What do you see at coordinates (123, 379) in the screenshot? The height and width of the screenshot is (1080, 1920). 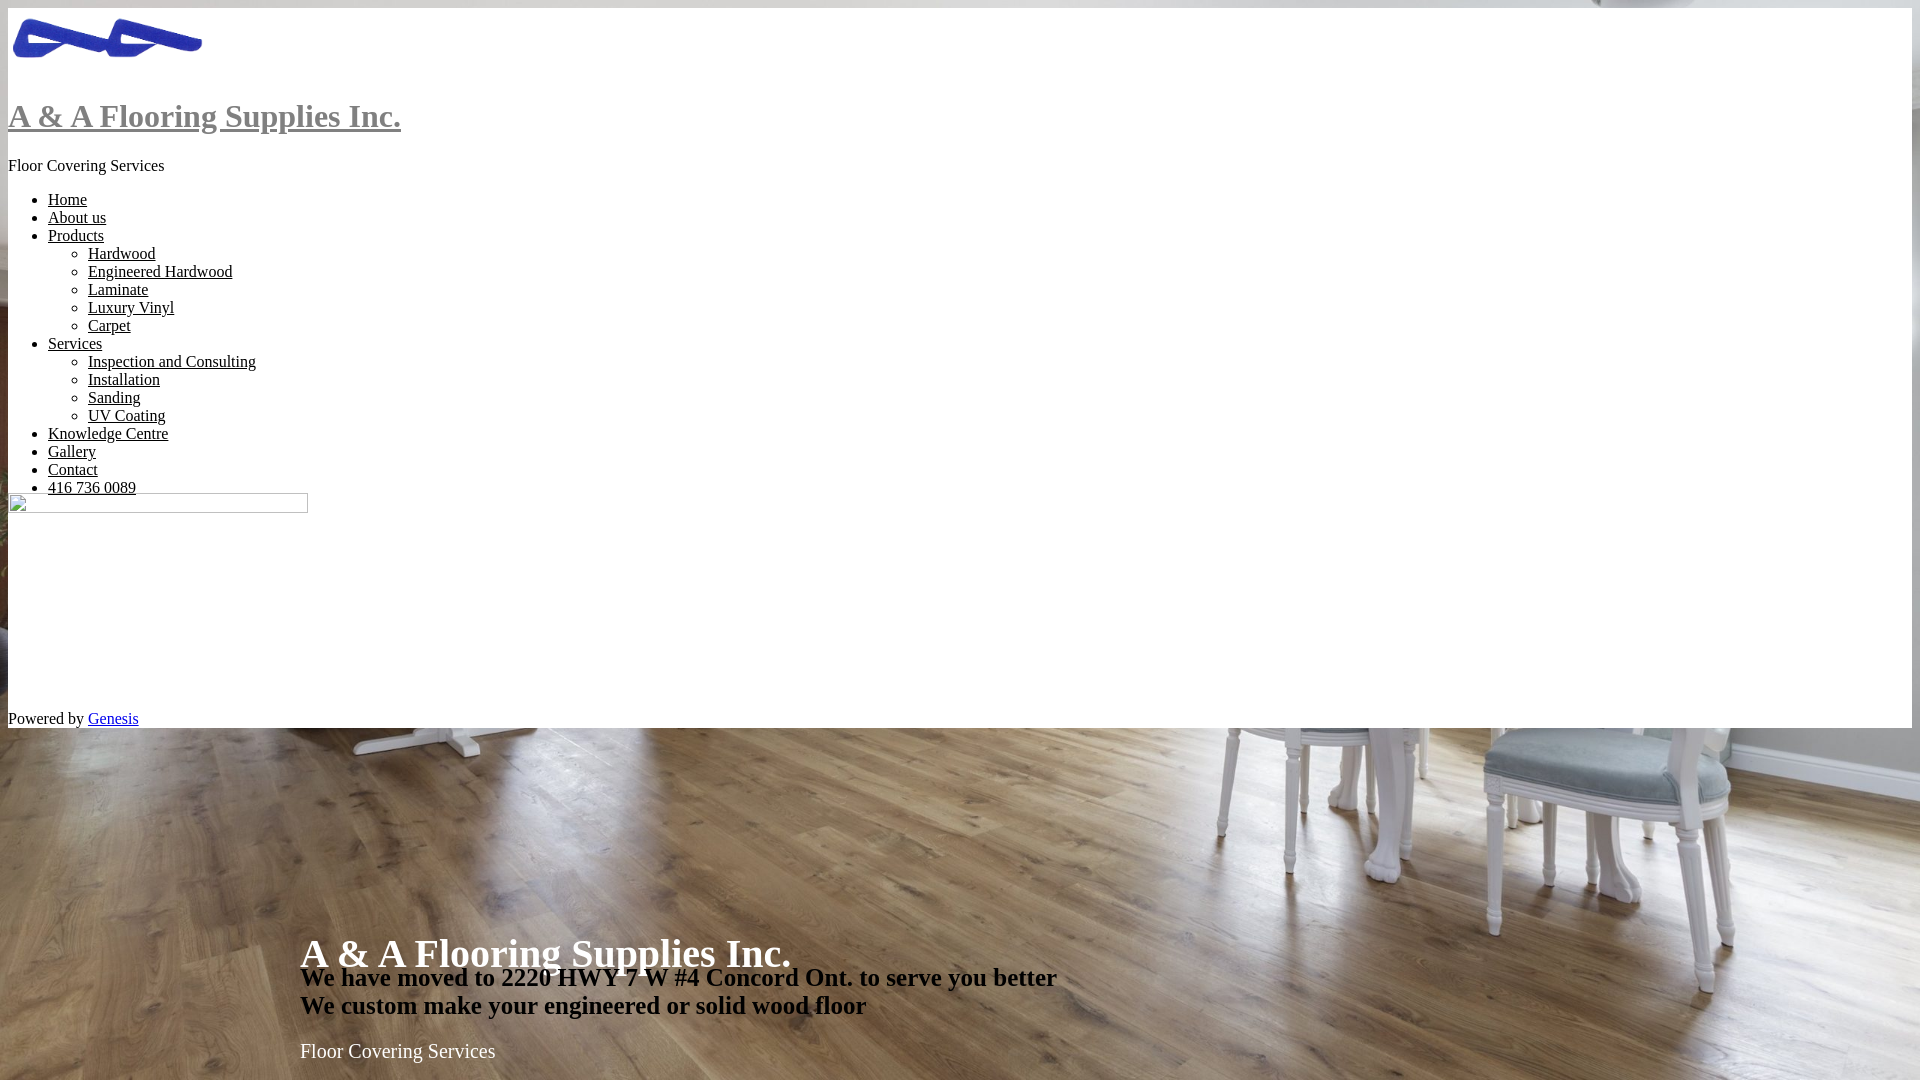 I see `'Installation'` at bounding box center [123, 379].